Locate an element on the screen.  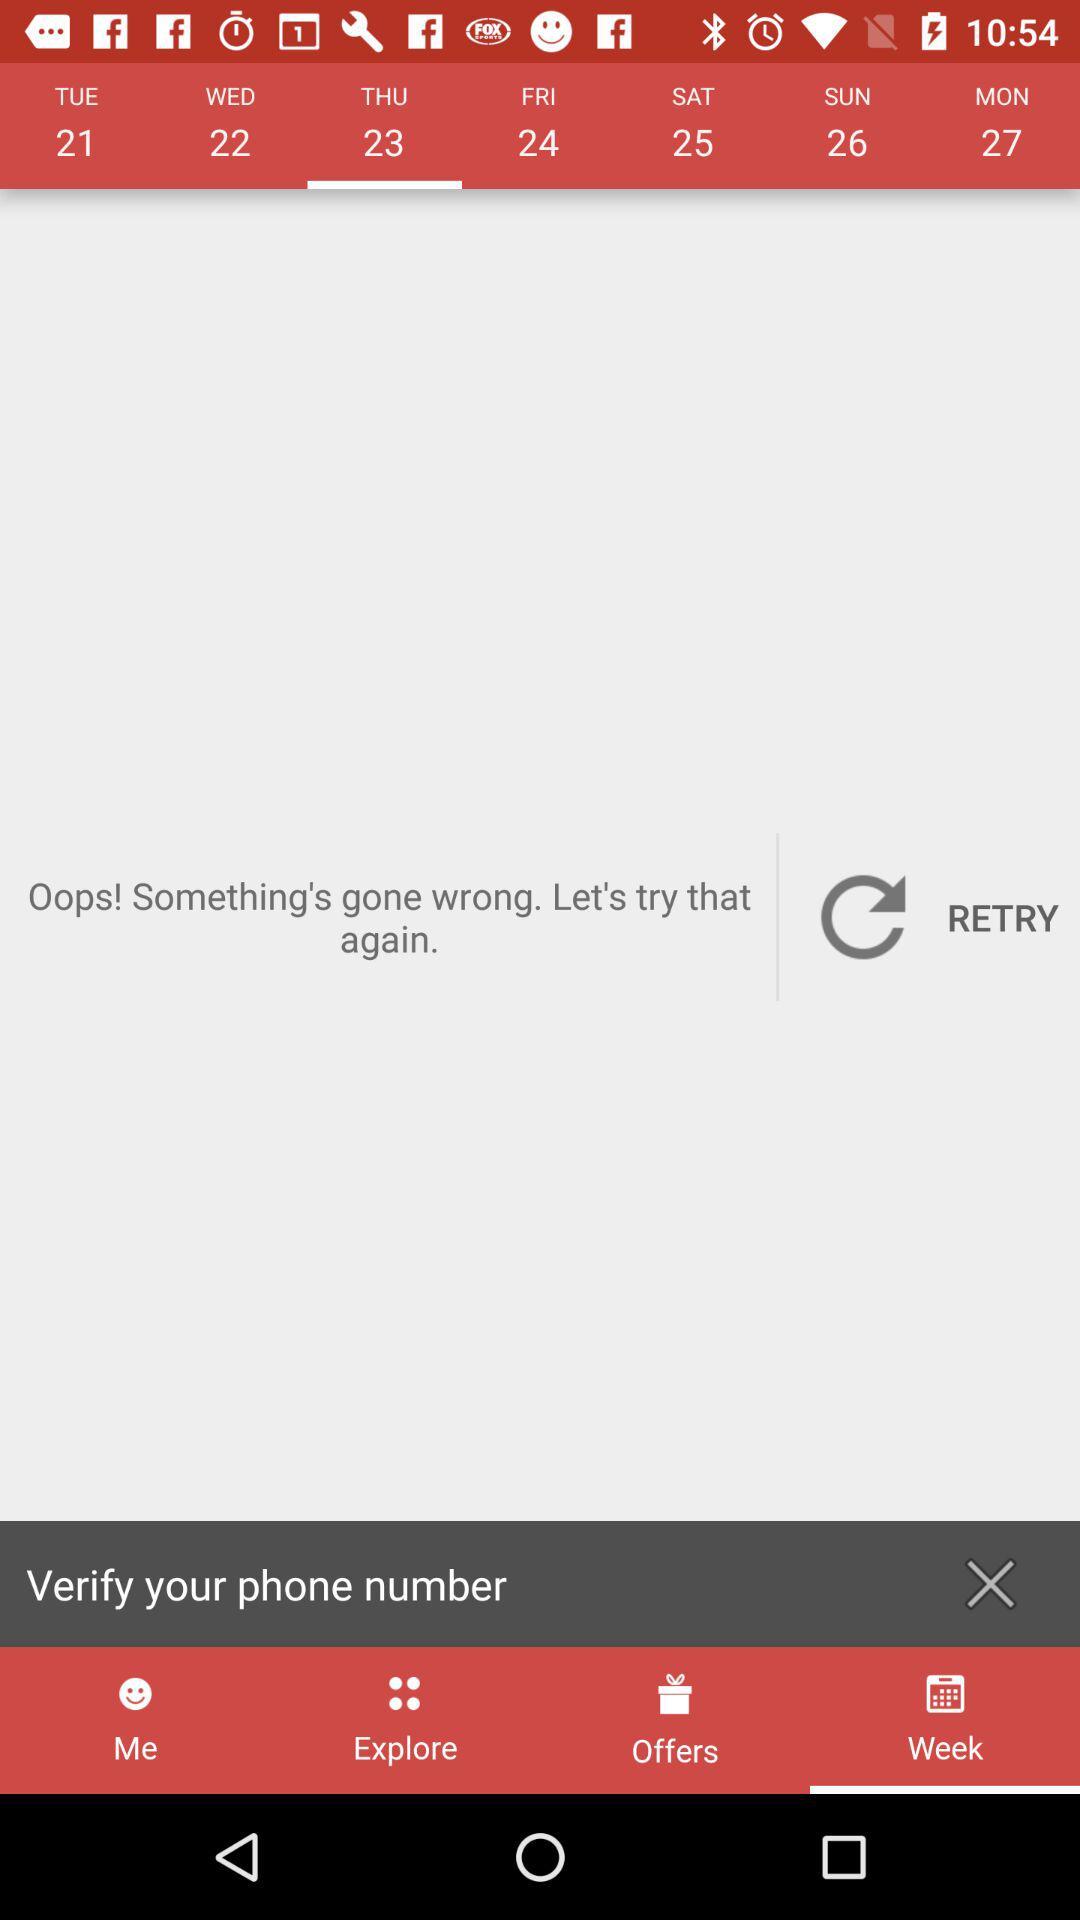
item to the left of the offers is located at coordinates (405, 1719).